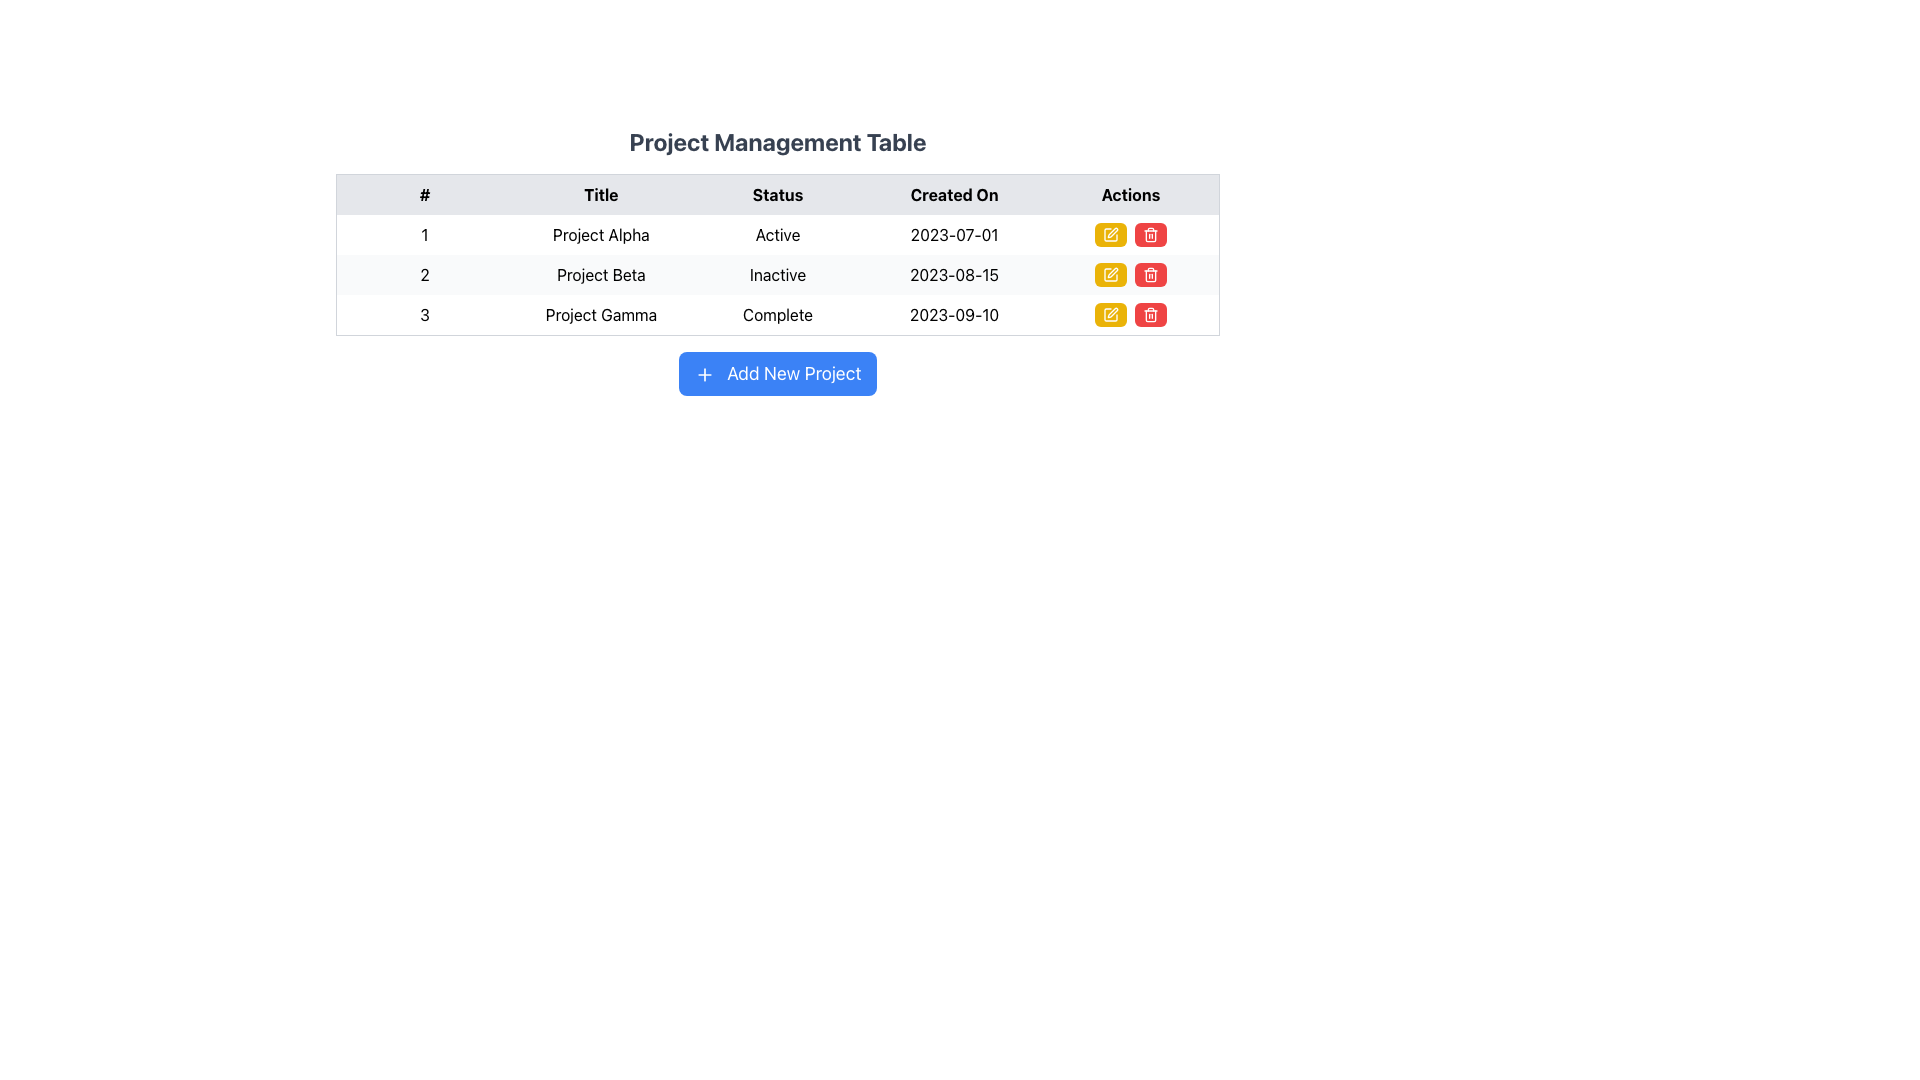  I want to click on the 'Actions' column header text label located in the header row of the table, which is the fifth column header to the right of the 'Created On' column, so click(1131, 194).